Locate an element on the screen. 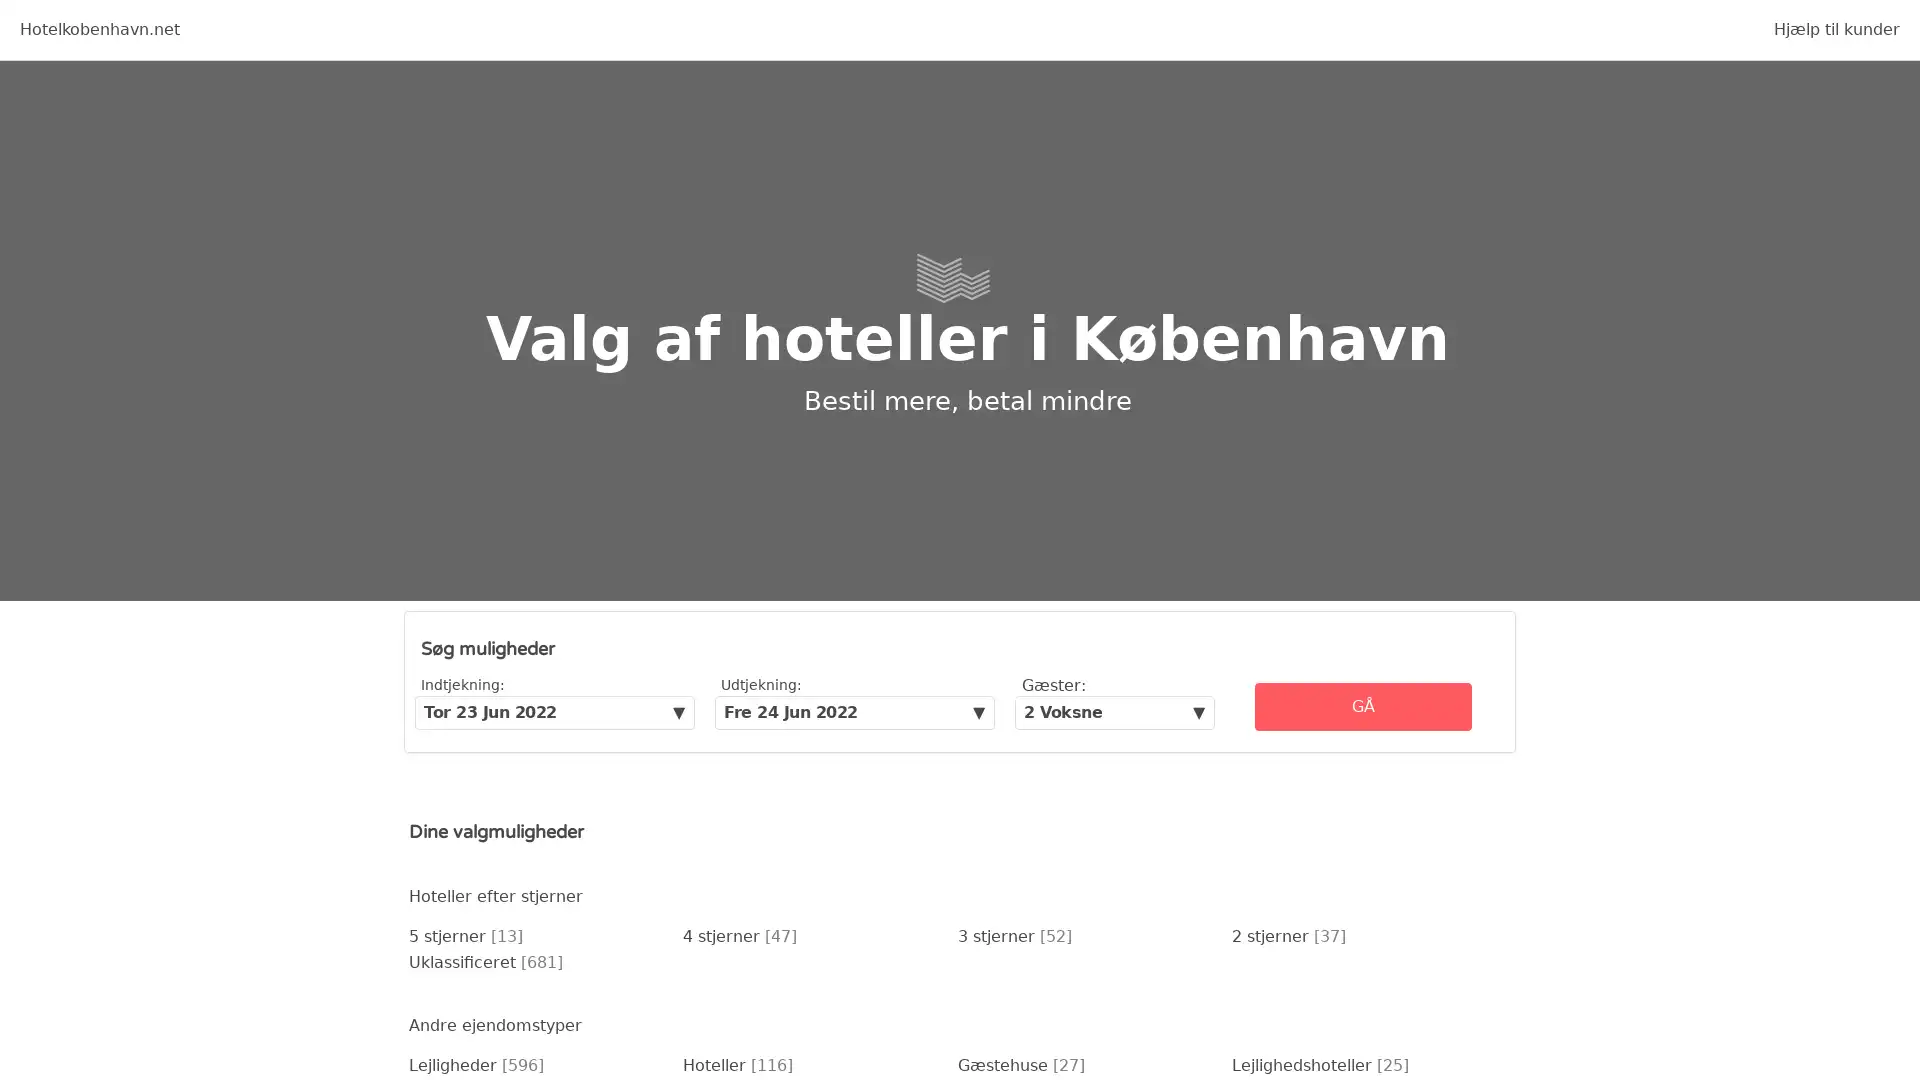 The image size is (1920, 1080). GA is located at coordinates (1362, 705).